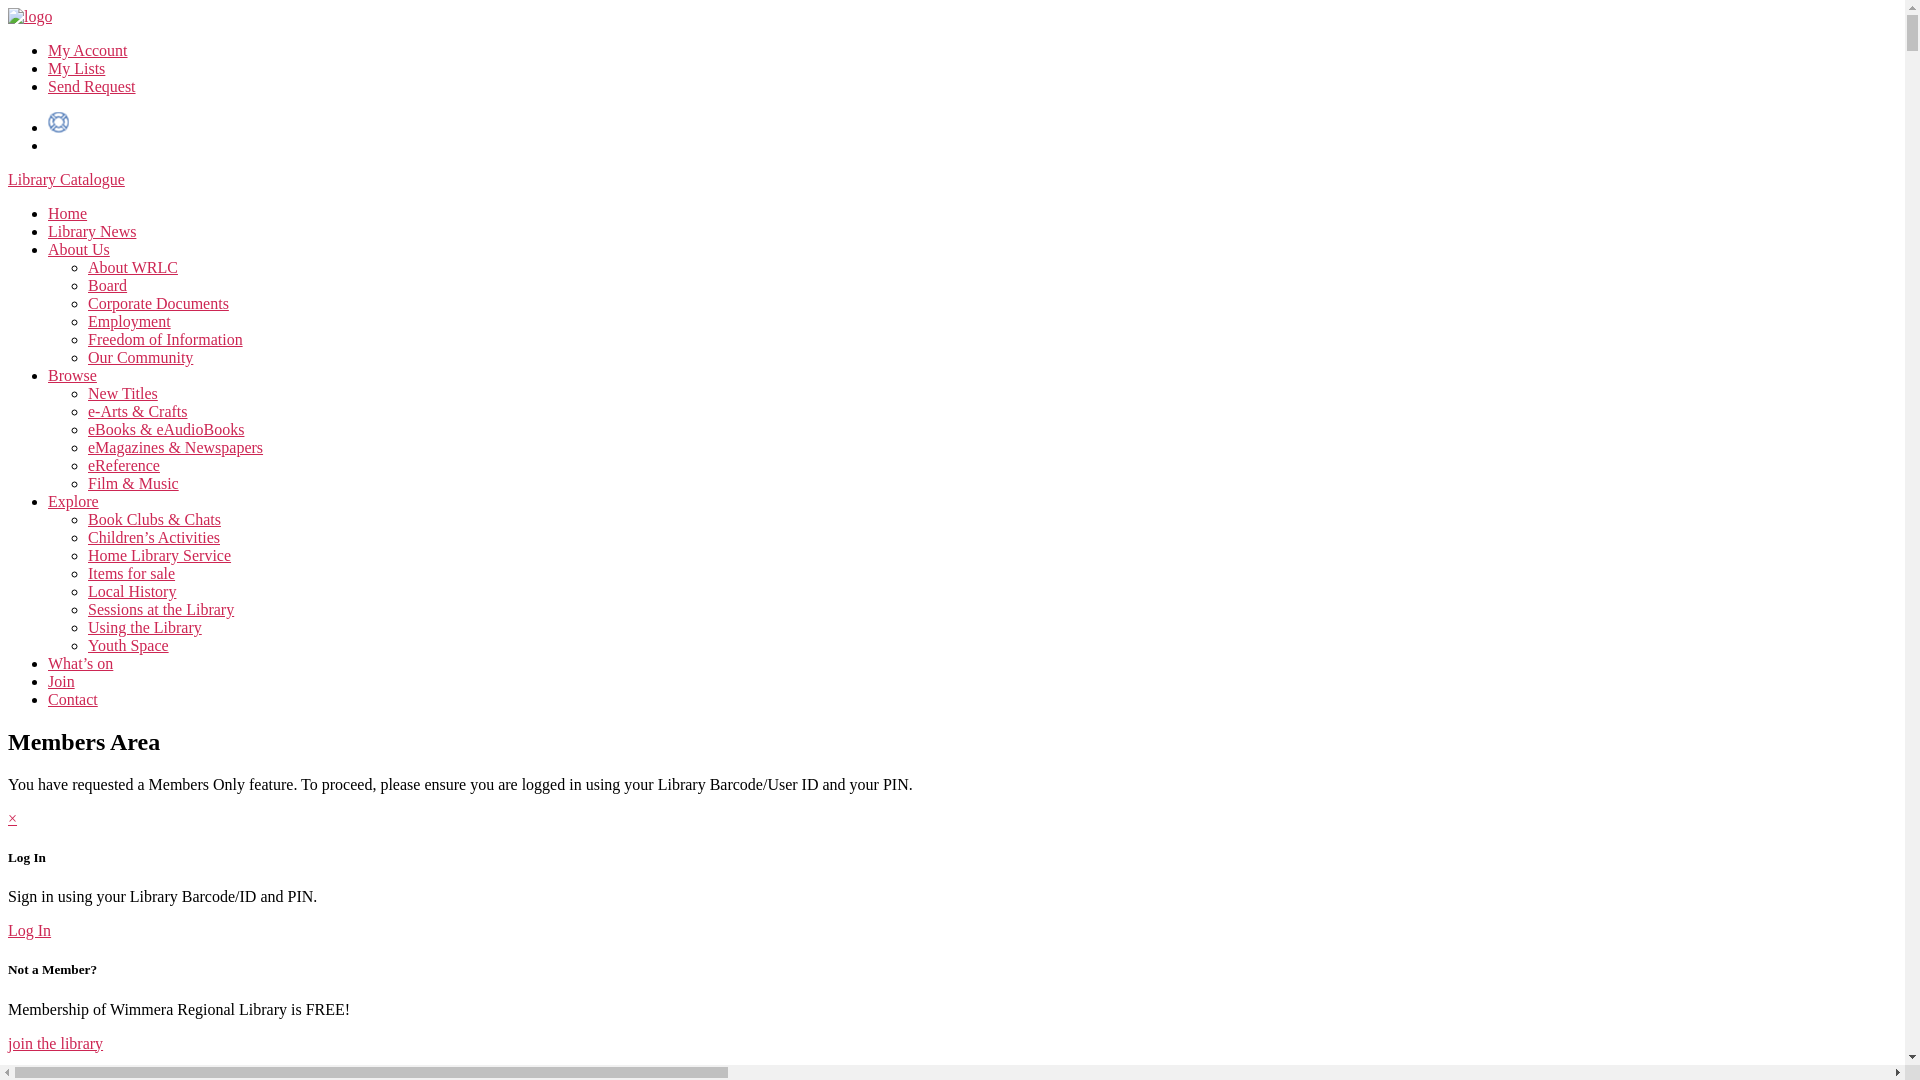 Image resolution: width=1920 pixels, height=1080 pixels. I want to click on 'e-Arts & Crafts', so click(137, 410).